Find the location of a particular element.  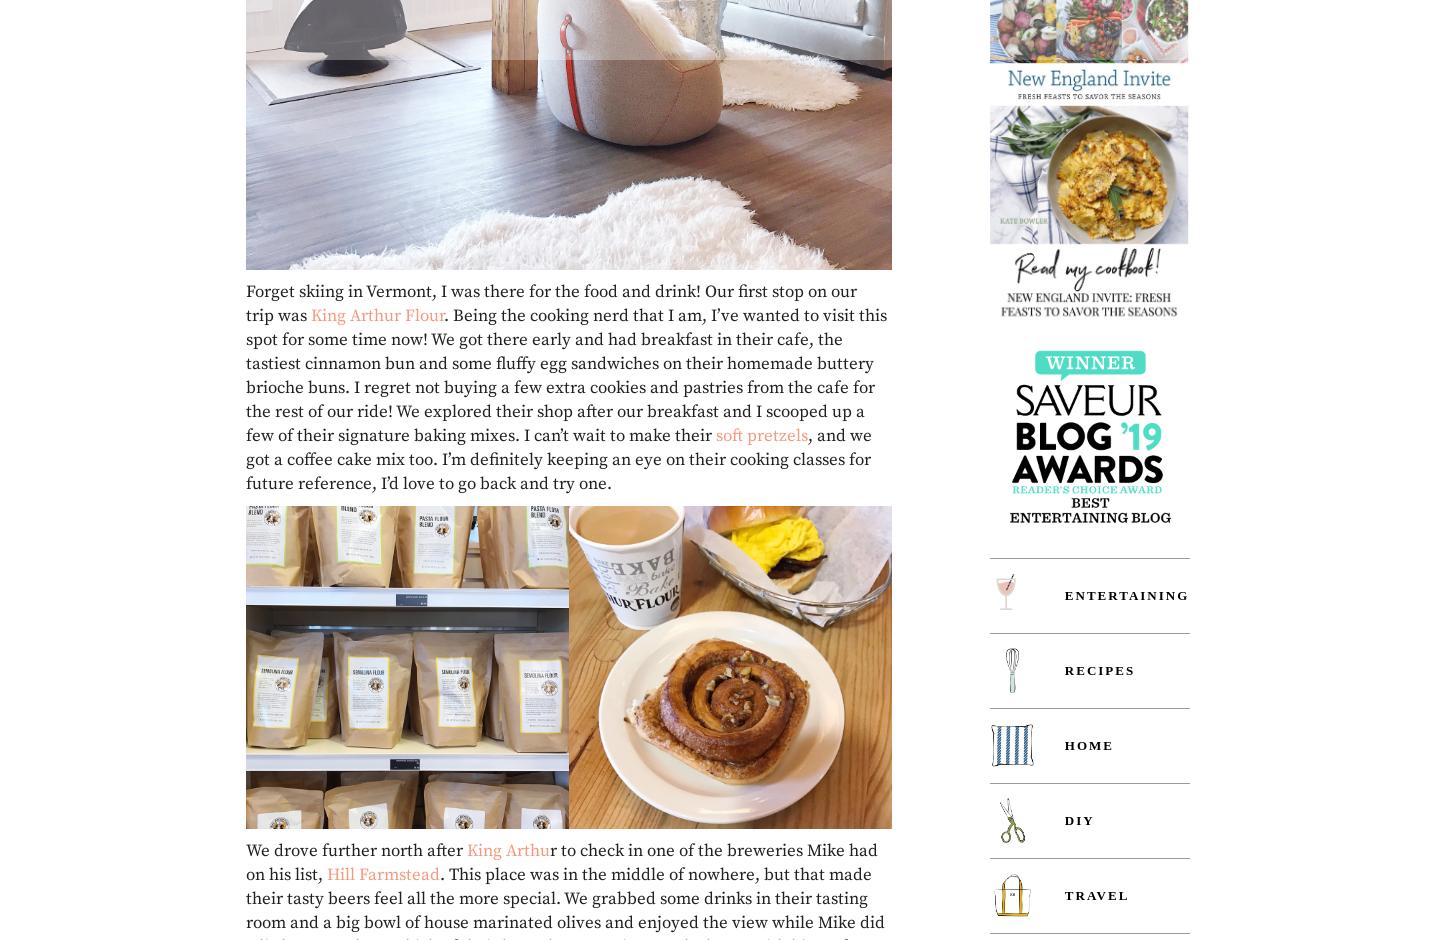

'r to check in one of the breweries Mike had on his list,' is located at coordinates (562, 860).